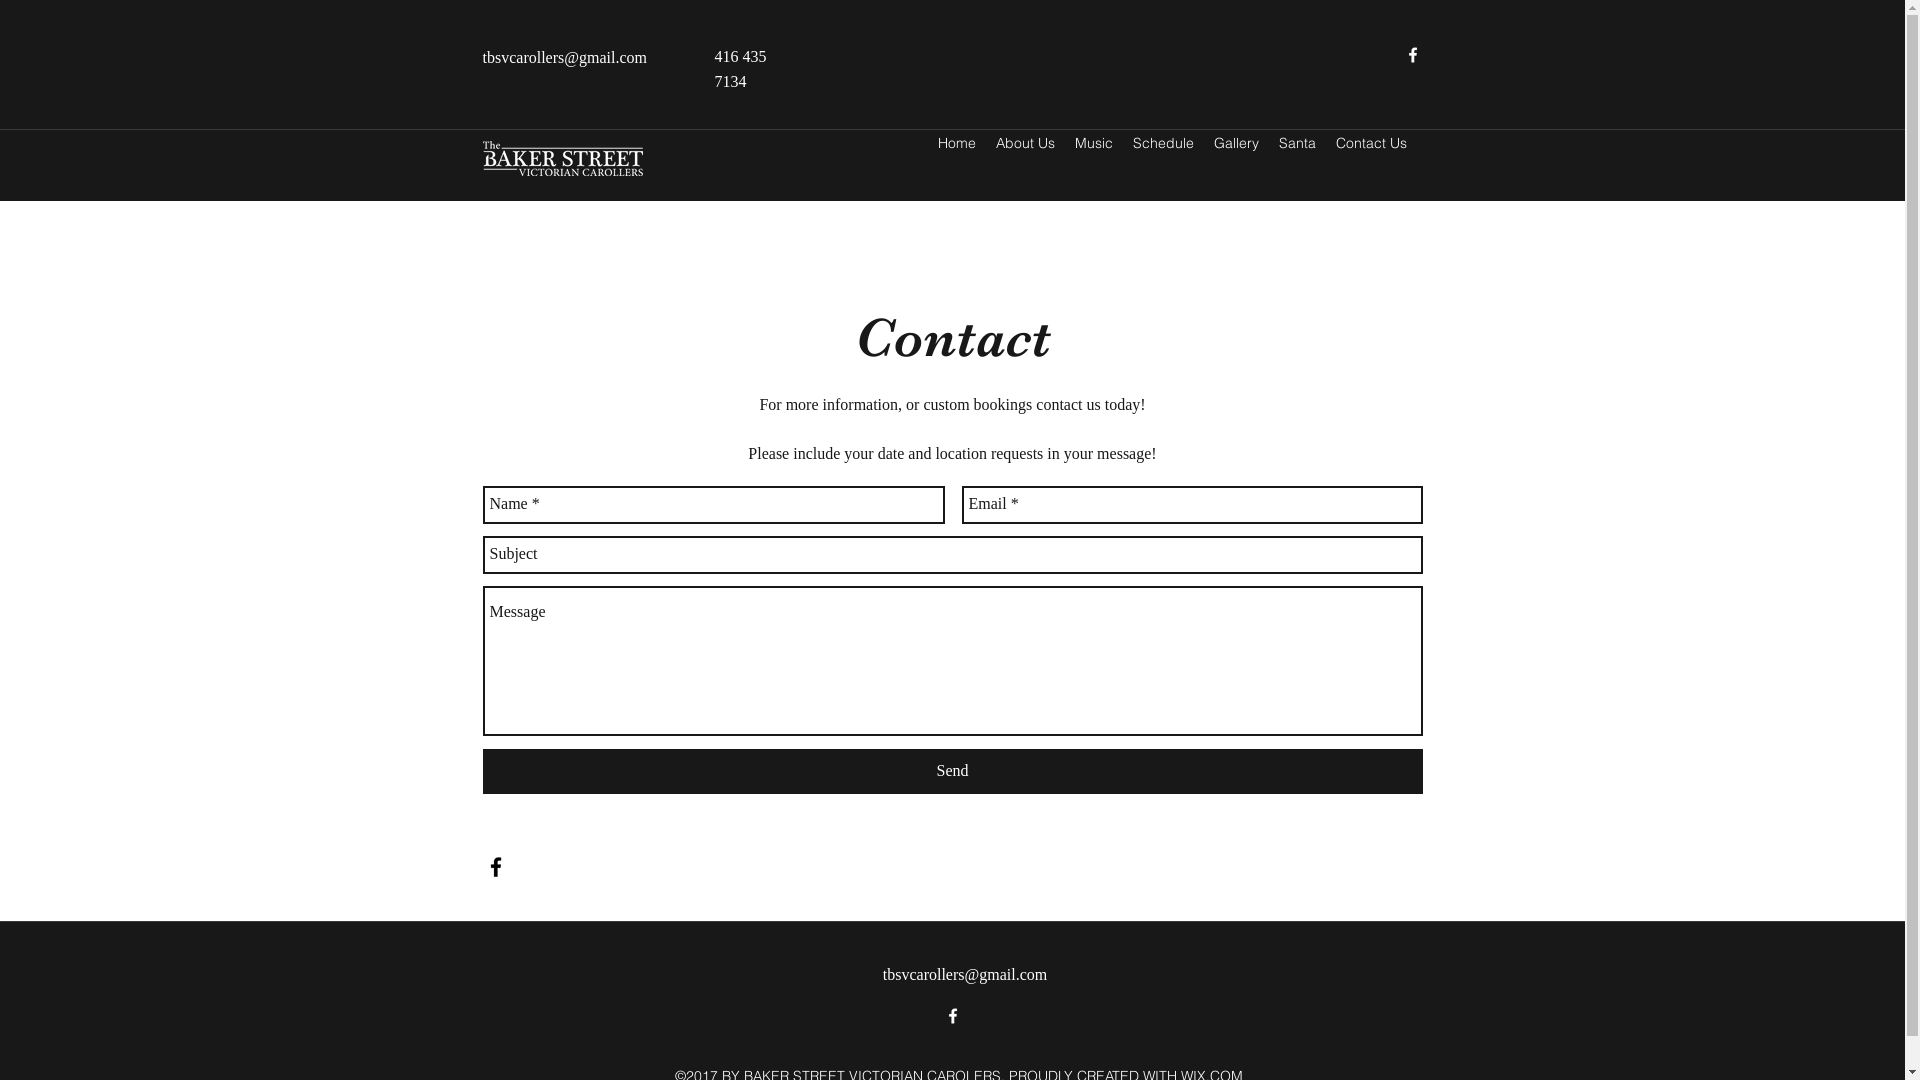  What do you see at coordinates (1092, 141) in the screenshot?
I see `'Music'` at bounding box center [1092, 141].